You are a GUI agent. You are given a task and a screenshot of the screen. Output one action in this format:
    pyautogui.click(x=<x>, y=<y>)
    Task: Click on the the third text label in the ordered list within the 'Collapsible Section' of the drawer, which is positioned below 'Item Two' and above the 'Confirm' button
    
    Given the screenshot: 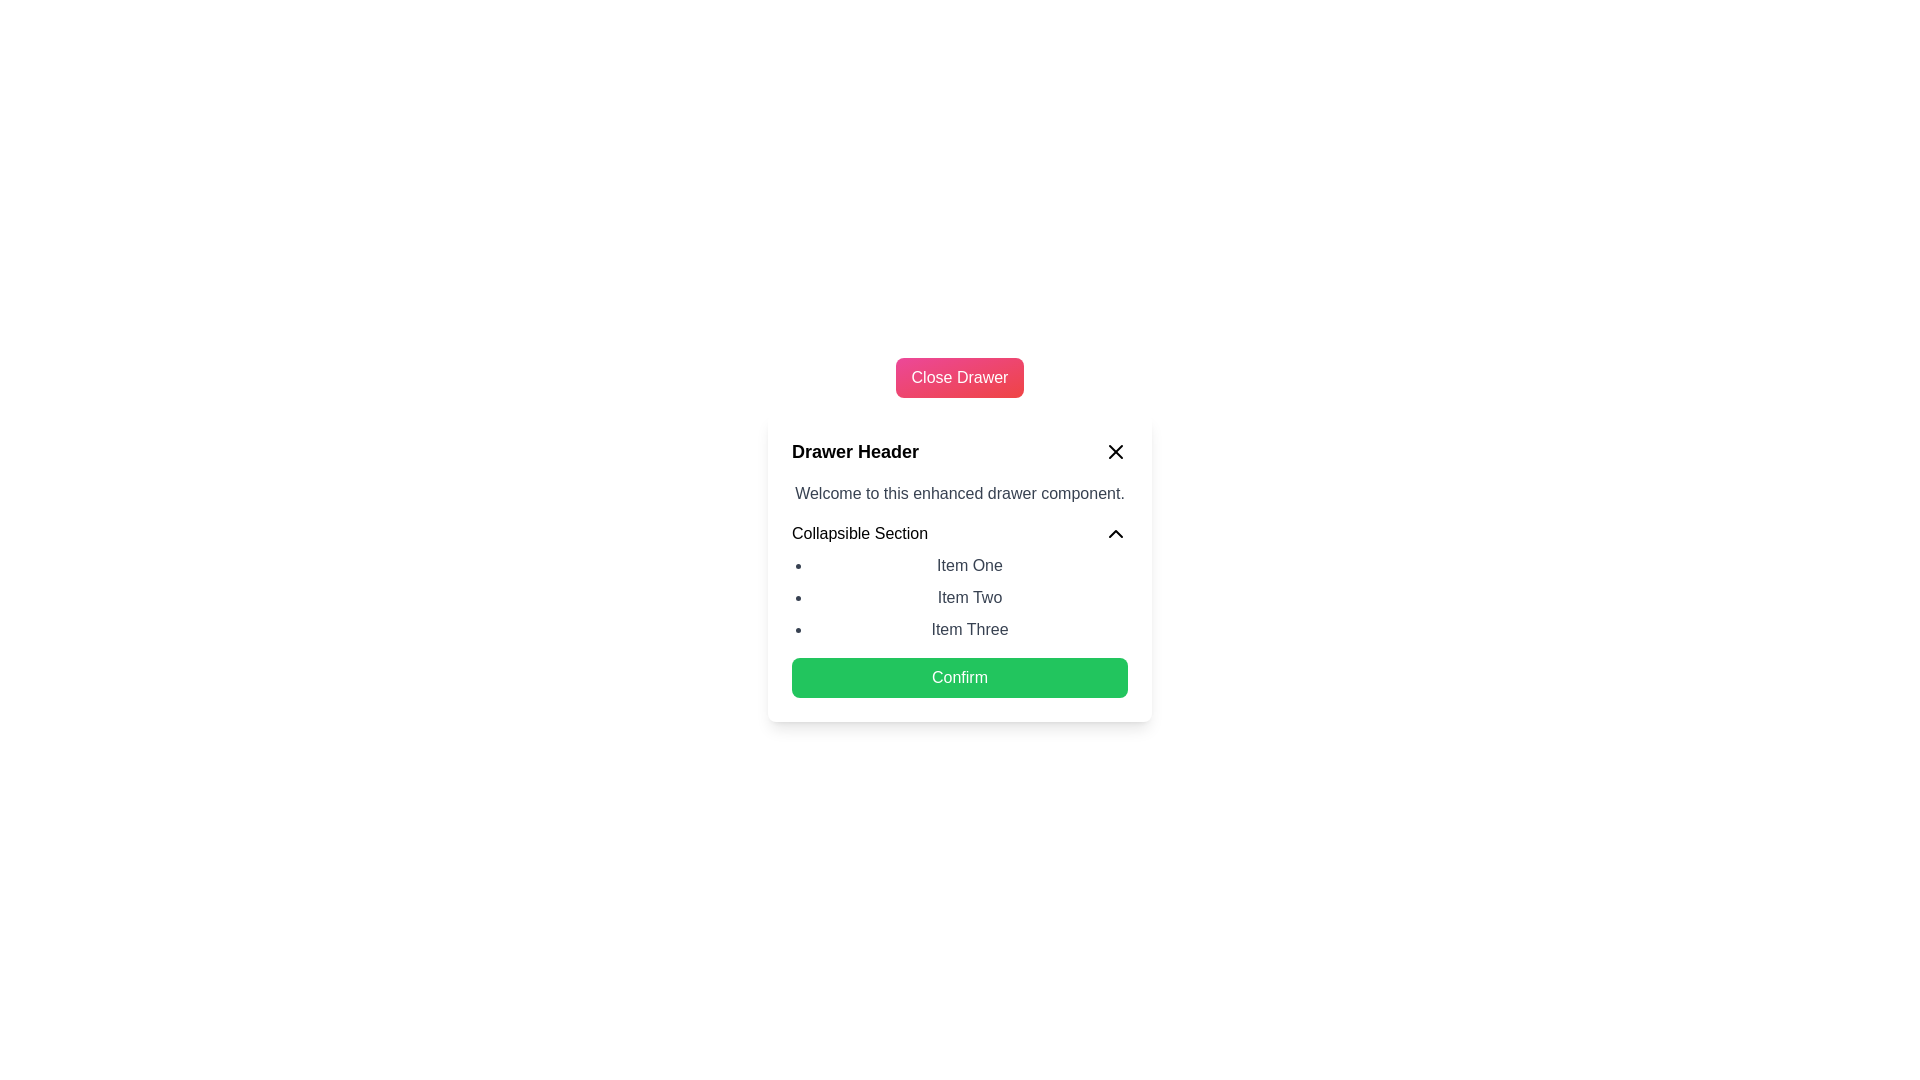 What is the action you would take?
    pyautogui.click(x=969, y=628)
    